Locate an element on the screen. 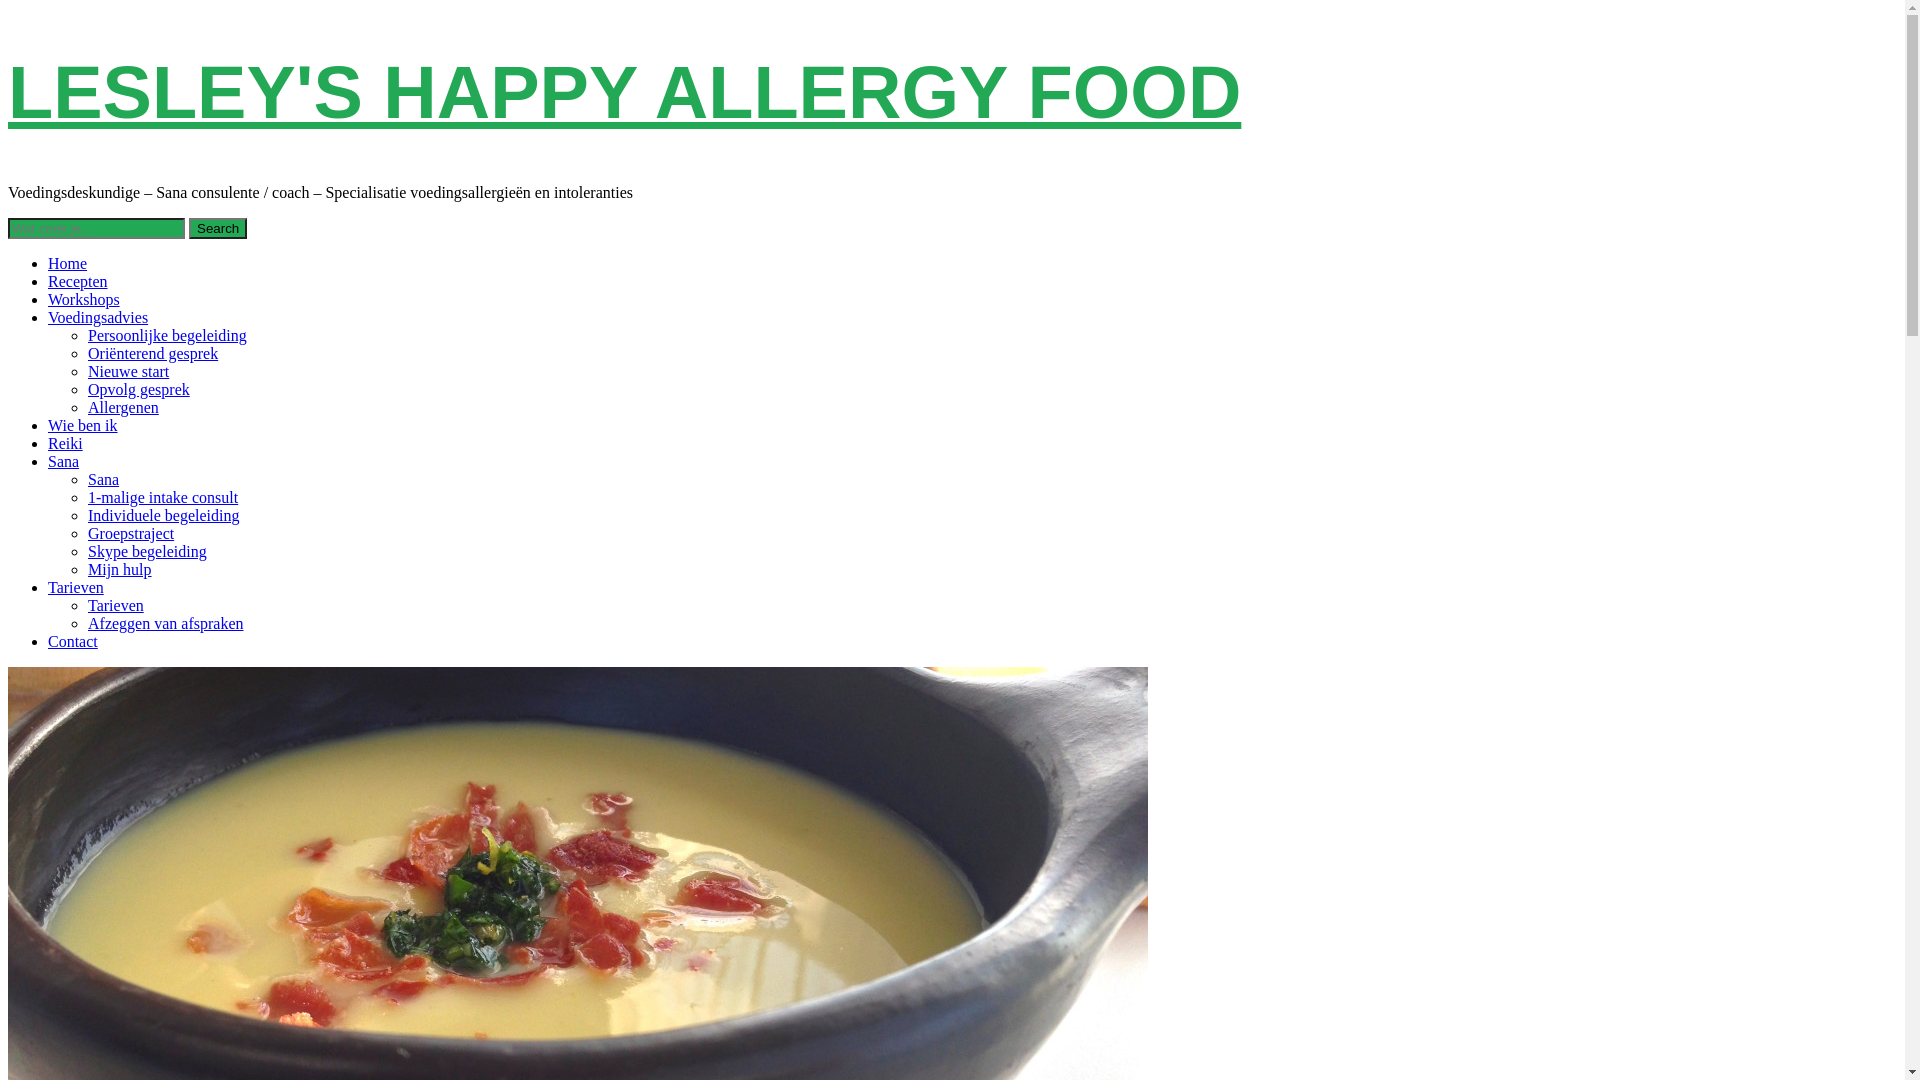 The width and height of the screenshot is (1920, 1080). 'Individuele begeleiding' is located at coordinates (163, 514).